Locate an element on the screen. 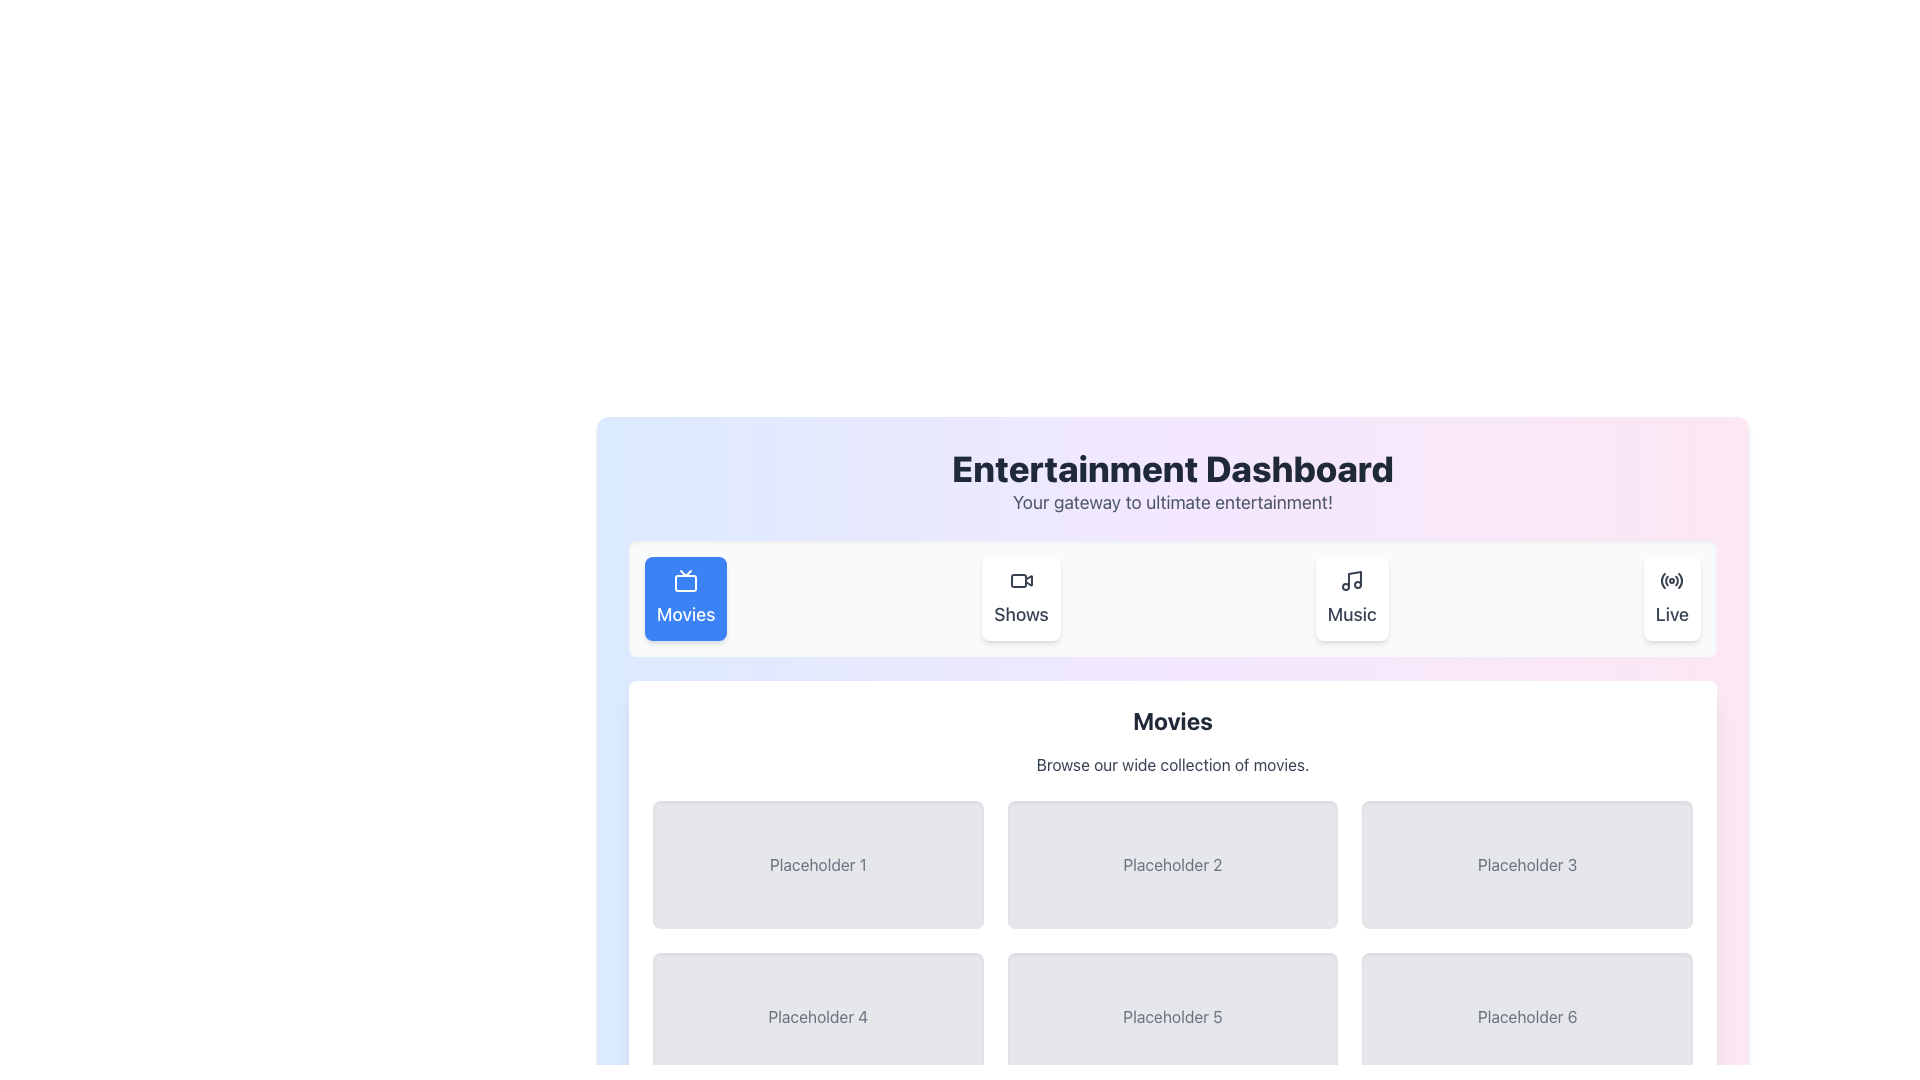 The height and width of the screenshot is (1080, 1920). the textual header component with the title 'Entertainment Dashboard' and subtitle 'Your gateway to ultimate entertainment!', which is prominently displayed at the top of the interface is located at coordinates (1172, 482).